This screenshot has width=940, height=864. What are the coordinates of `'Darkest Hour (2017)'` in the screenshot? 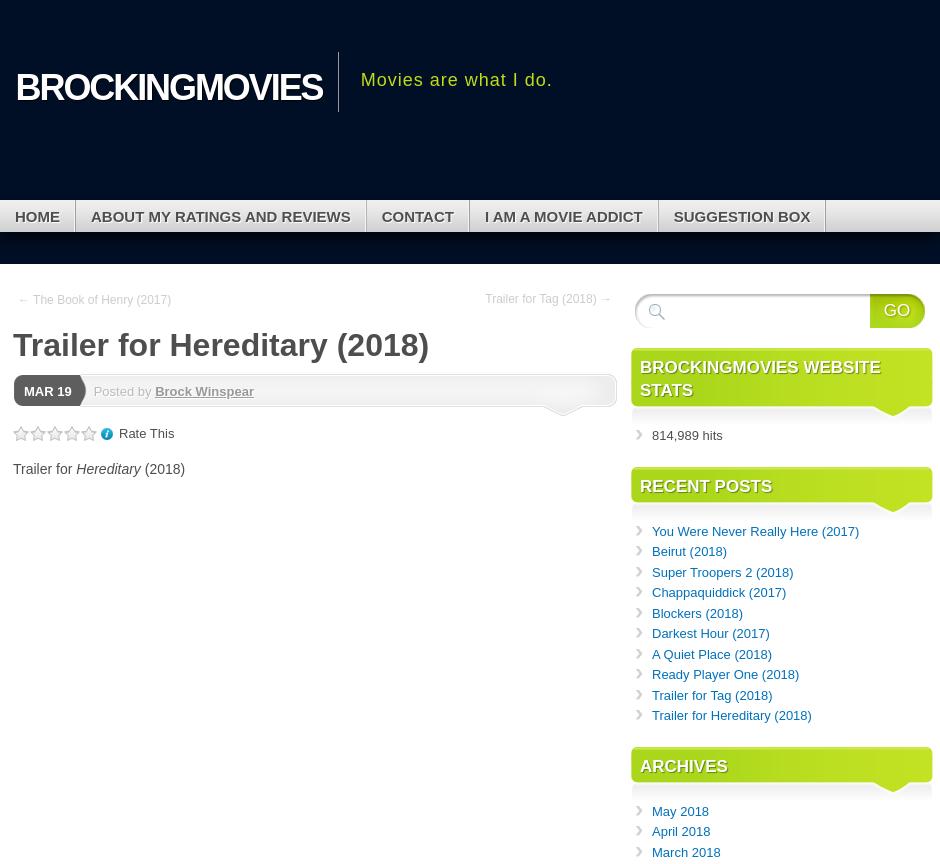 It's located at (710, 632).